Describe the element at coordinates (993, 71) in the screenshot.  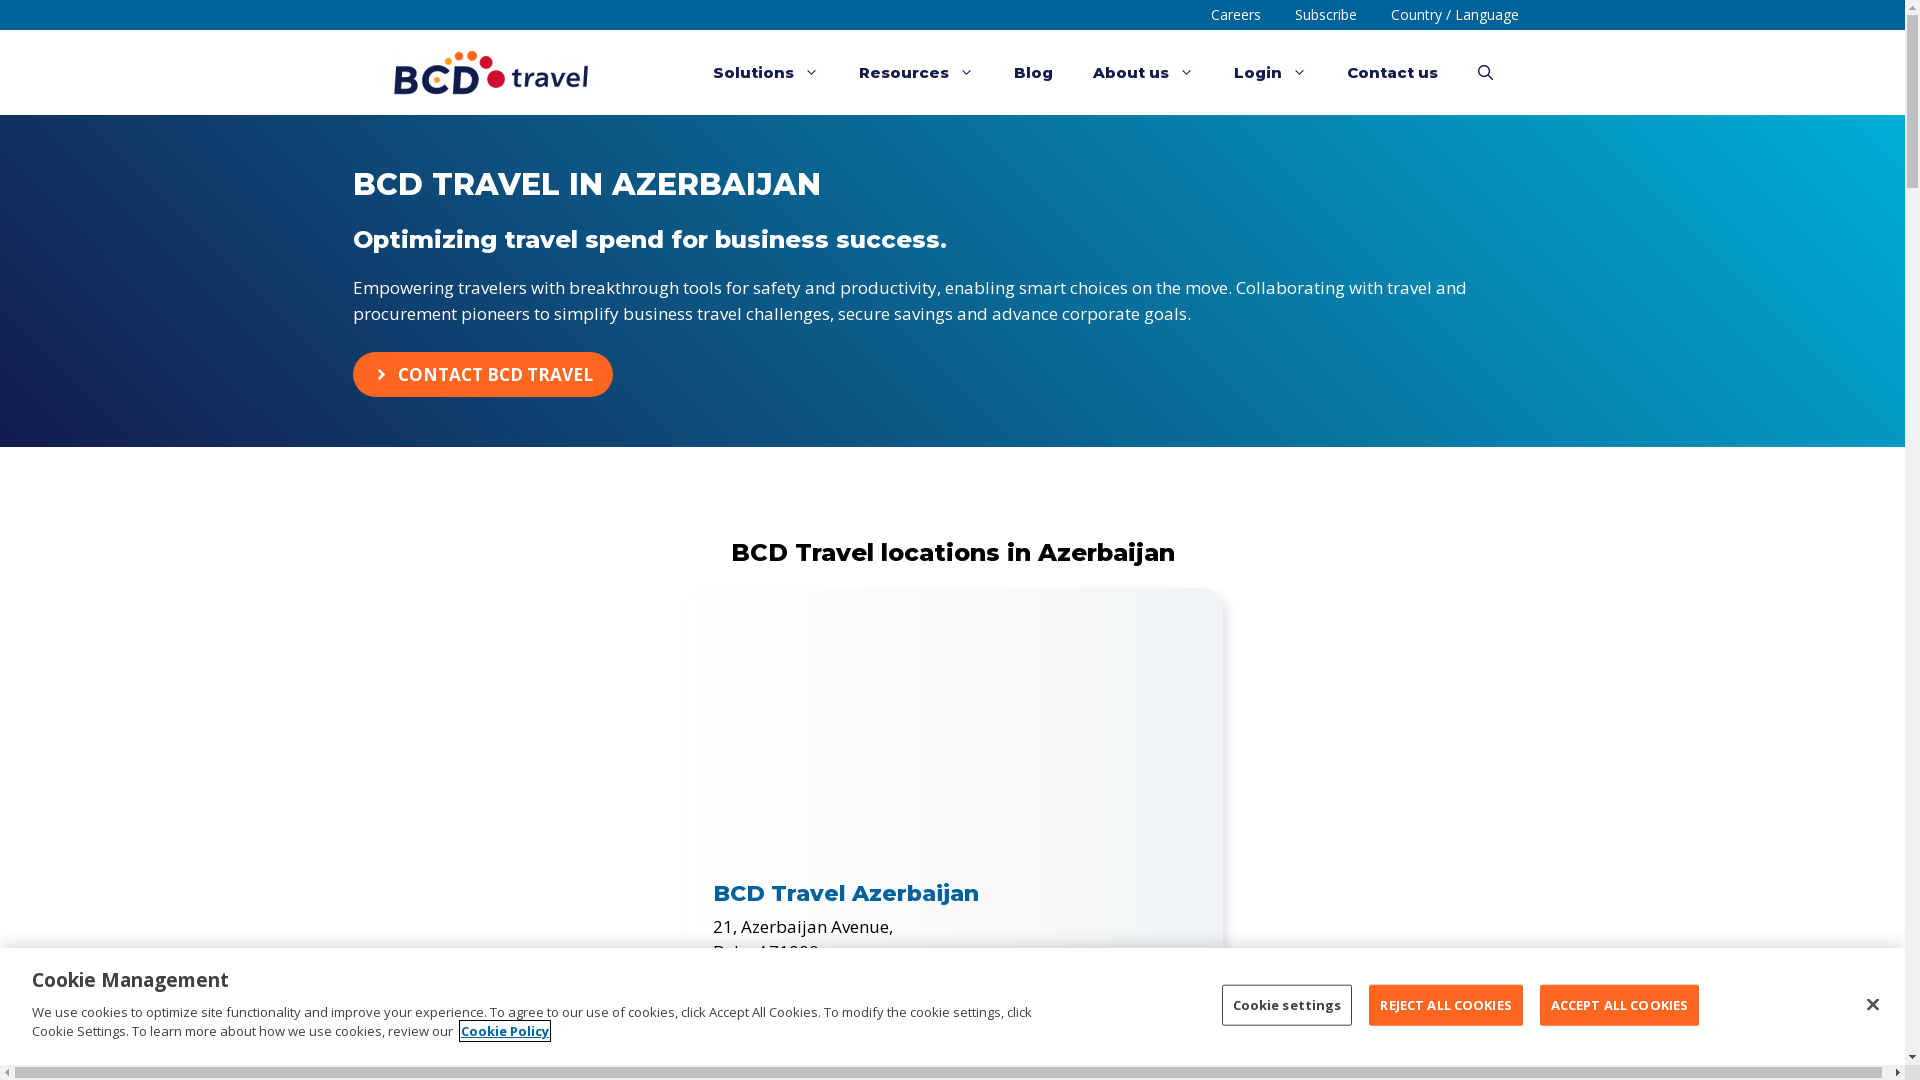
I see `'Blog'` at that location.